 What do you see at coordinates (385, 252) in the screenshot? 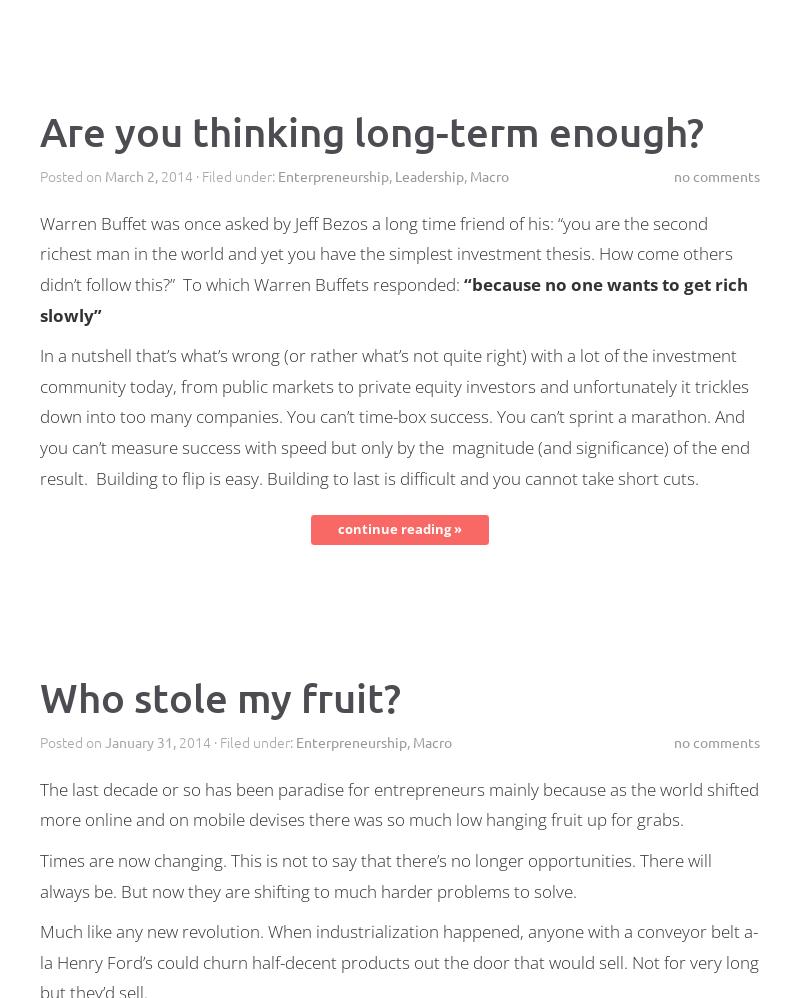
I see `'Warren Buffet was once asked by Jeff Bezos a long time friend of his: “you are the second richest man in the world and yet you have the simplest investment thesis. How come others didn’t follow this?”  To which Warren Buffets responded:'` at bounding box center [385, 252].